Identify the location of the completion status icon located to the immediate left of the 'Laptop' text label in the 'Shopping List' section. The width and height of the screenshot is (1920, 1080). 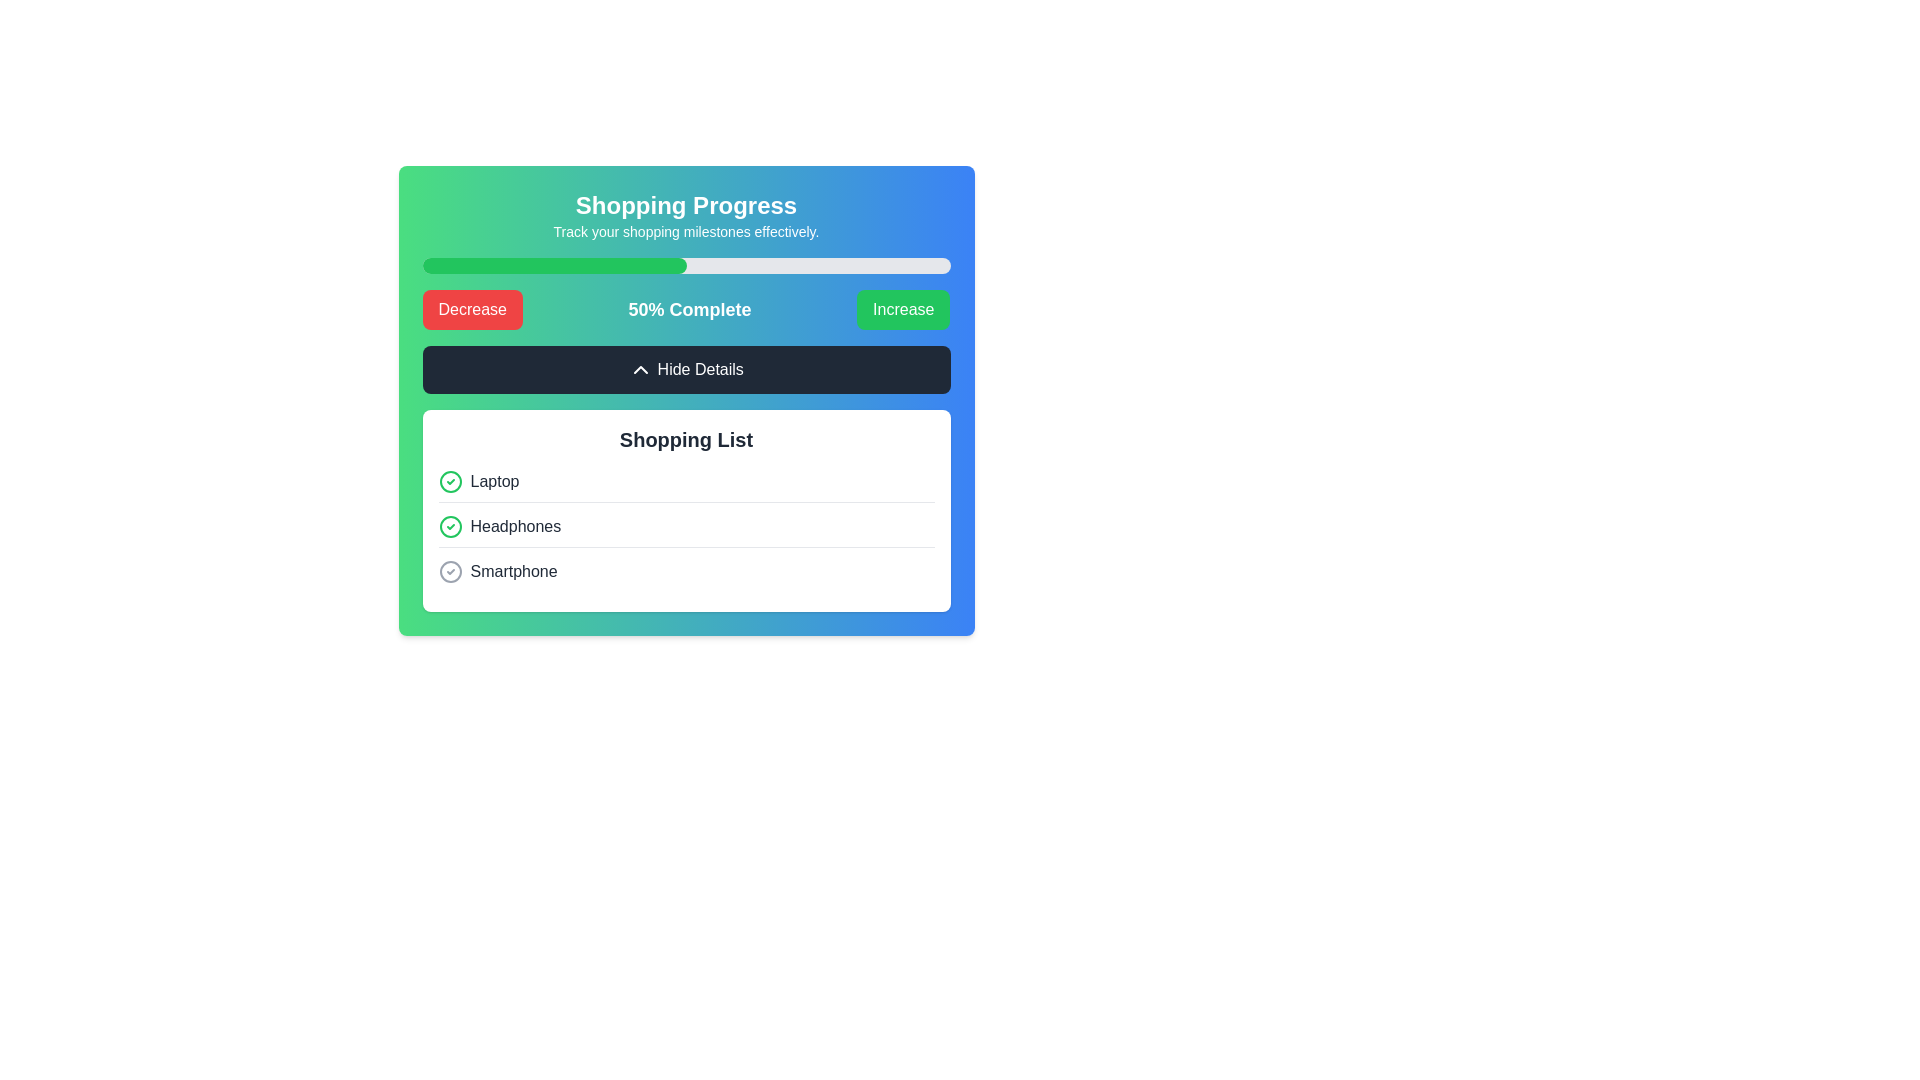
(449, 482).